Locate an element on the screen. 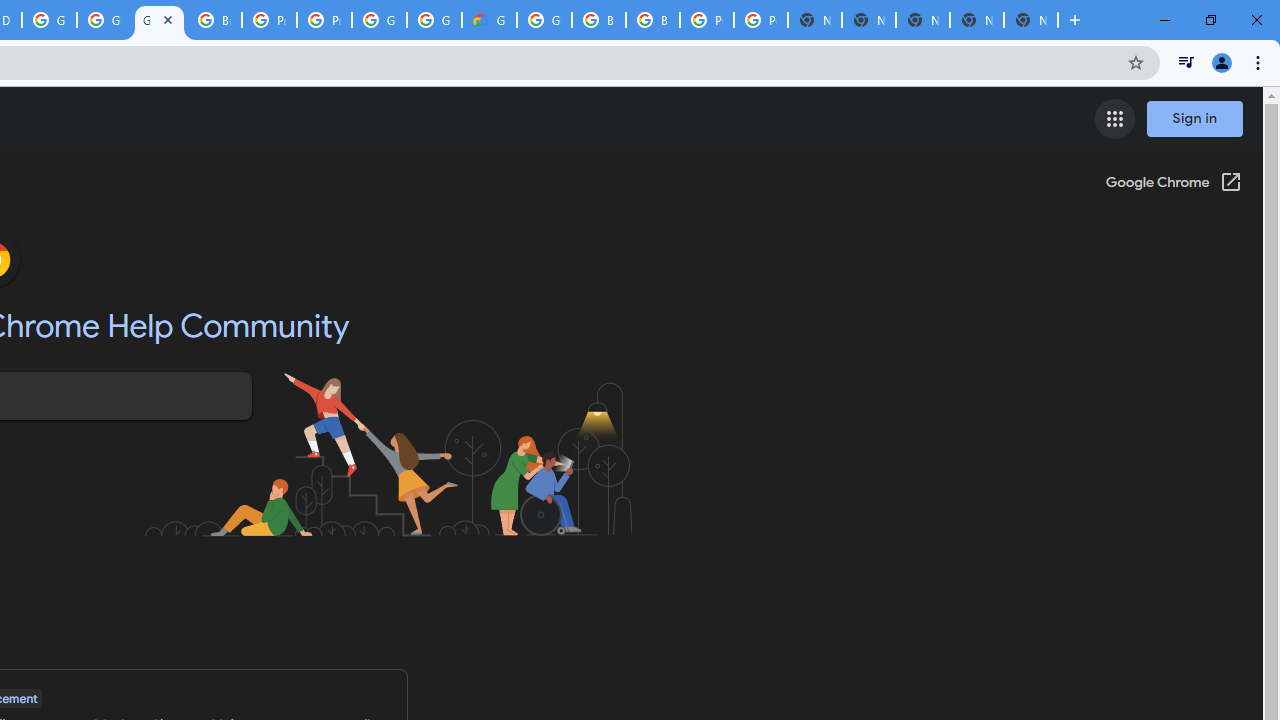 Image resolution: width=1280 pixels, height=720 pixels. 'Google Cloud Estimate Summary' is located at coordinates (489, 20).